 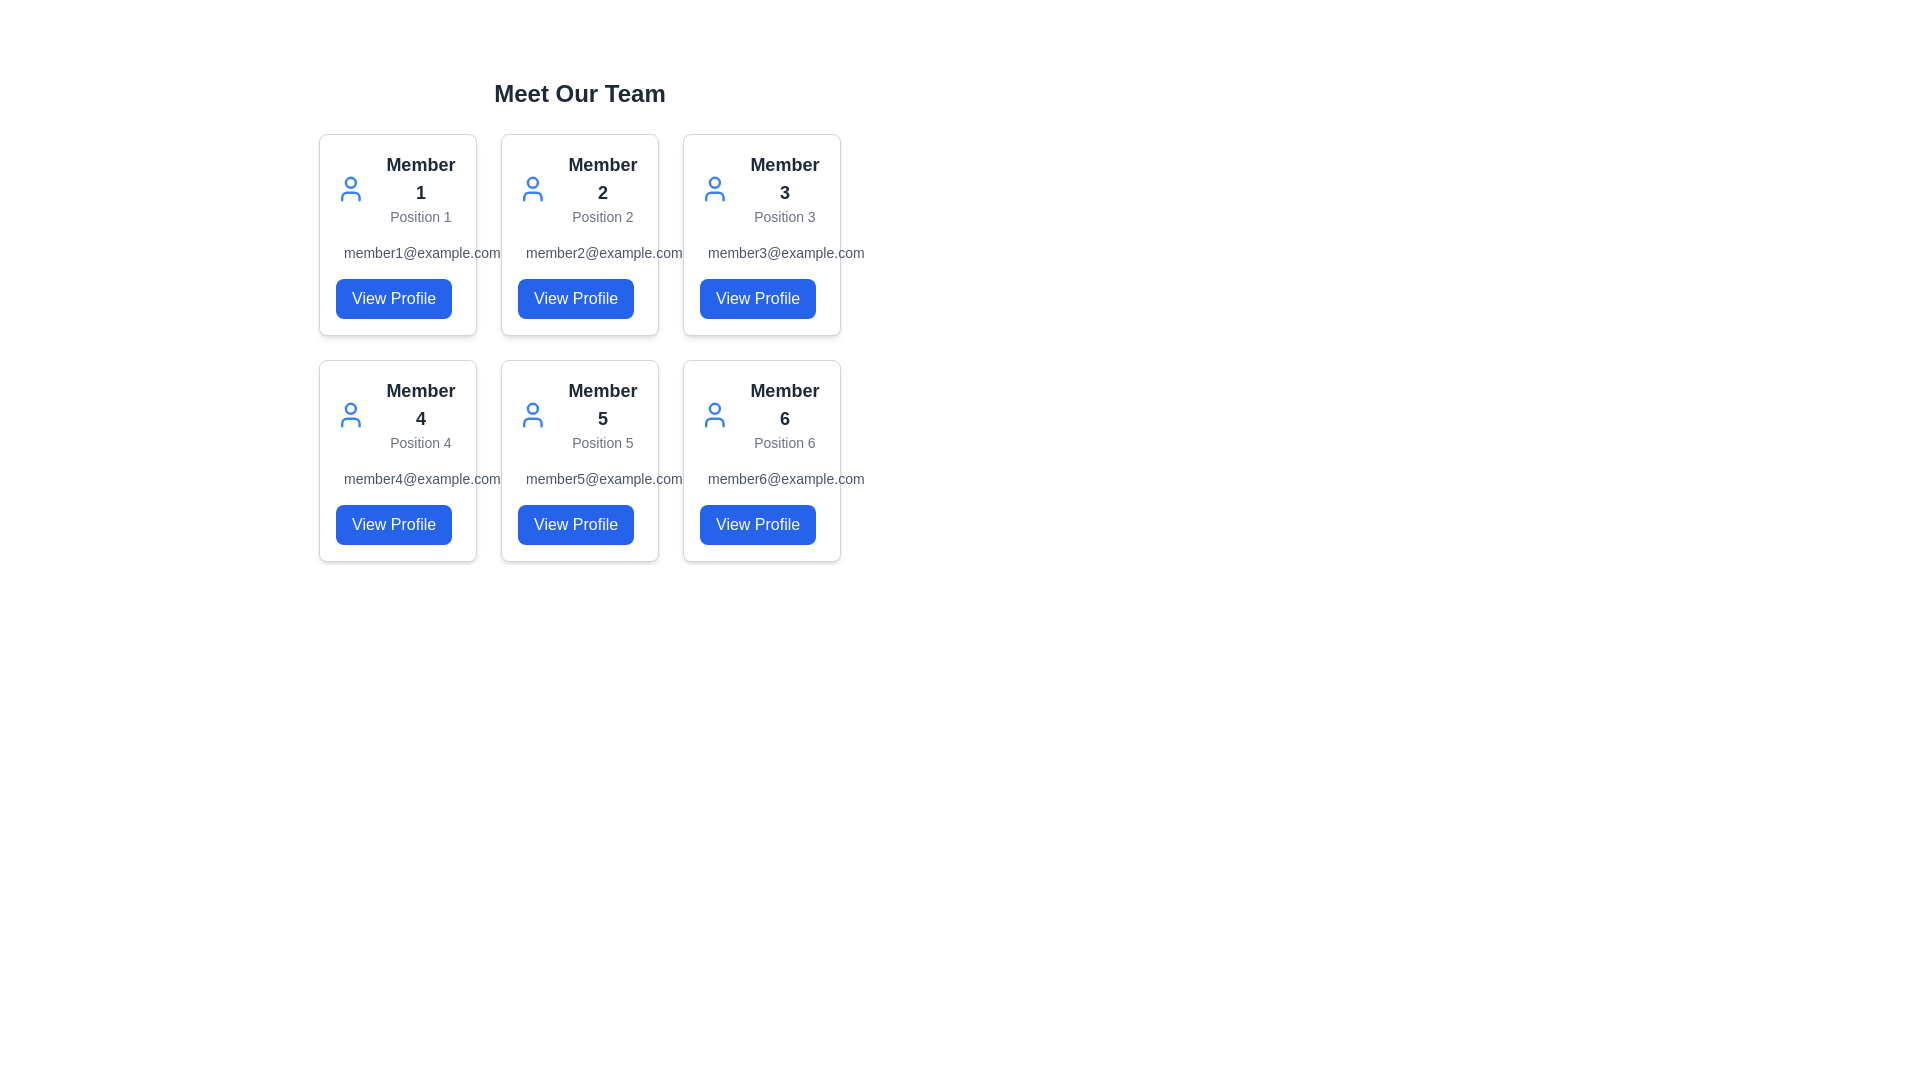 I want to click on the user profile silhouette vector graphic located in the sixth card labeled 'Member 6', which represents the shoulders and neckline of the icon, so click(x=714, y=421).